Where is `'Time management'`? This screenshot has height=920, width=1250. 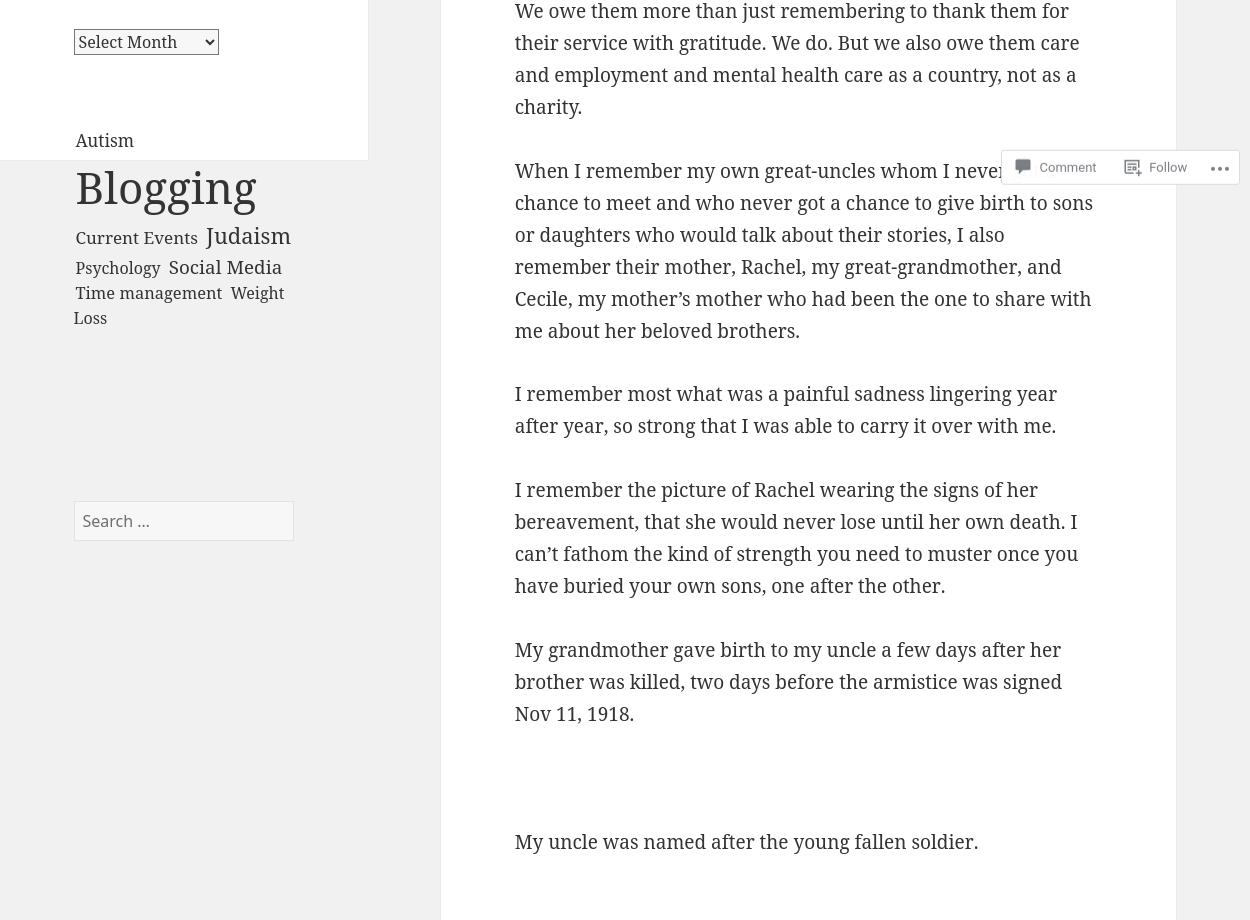 'Time management' is located at coordinates (148, 291).